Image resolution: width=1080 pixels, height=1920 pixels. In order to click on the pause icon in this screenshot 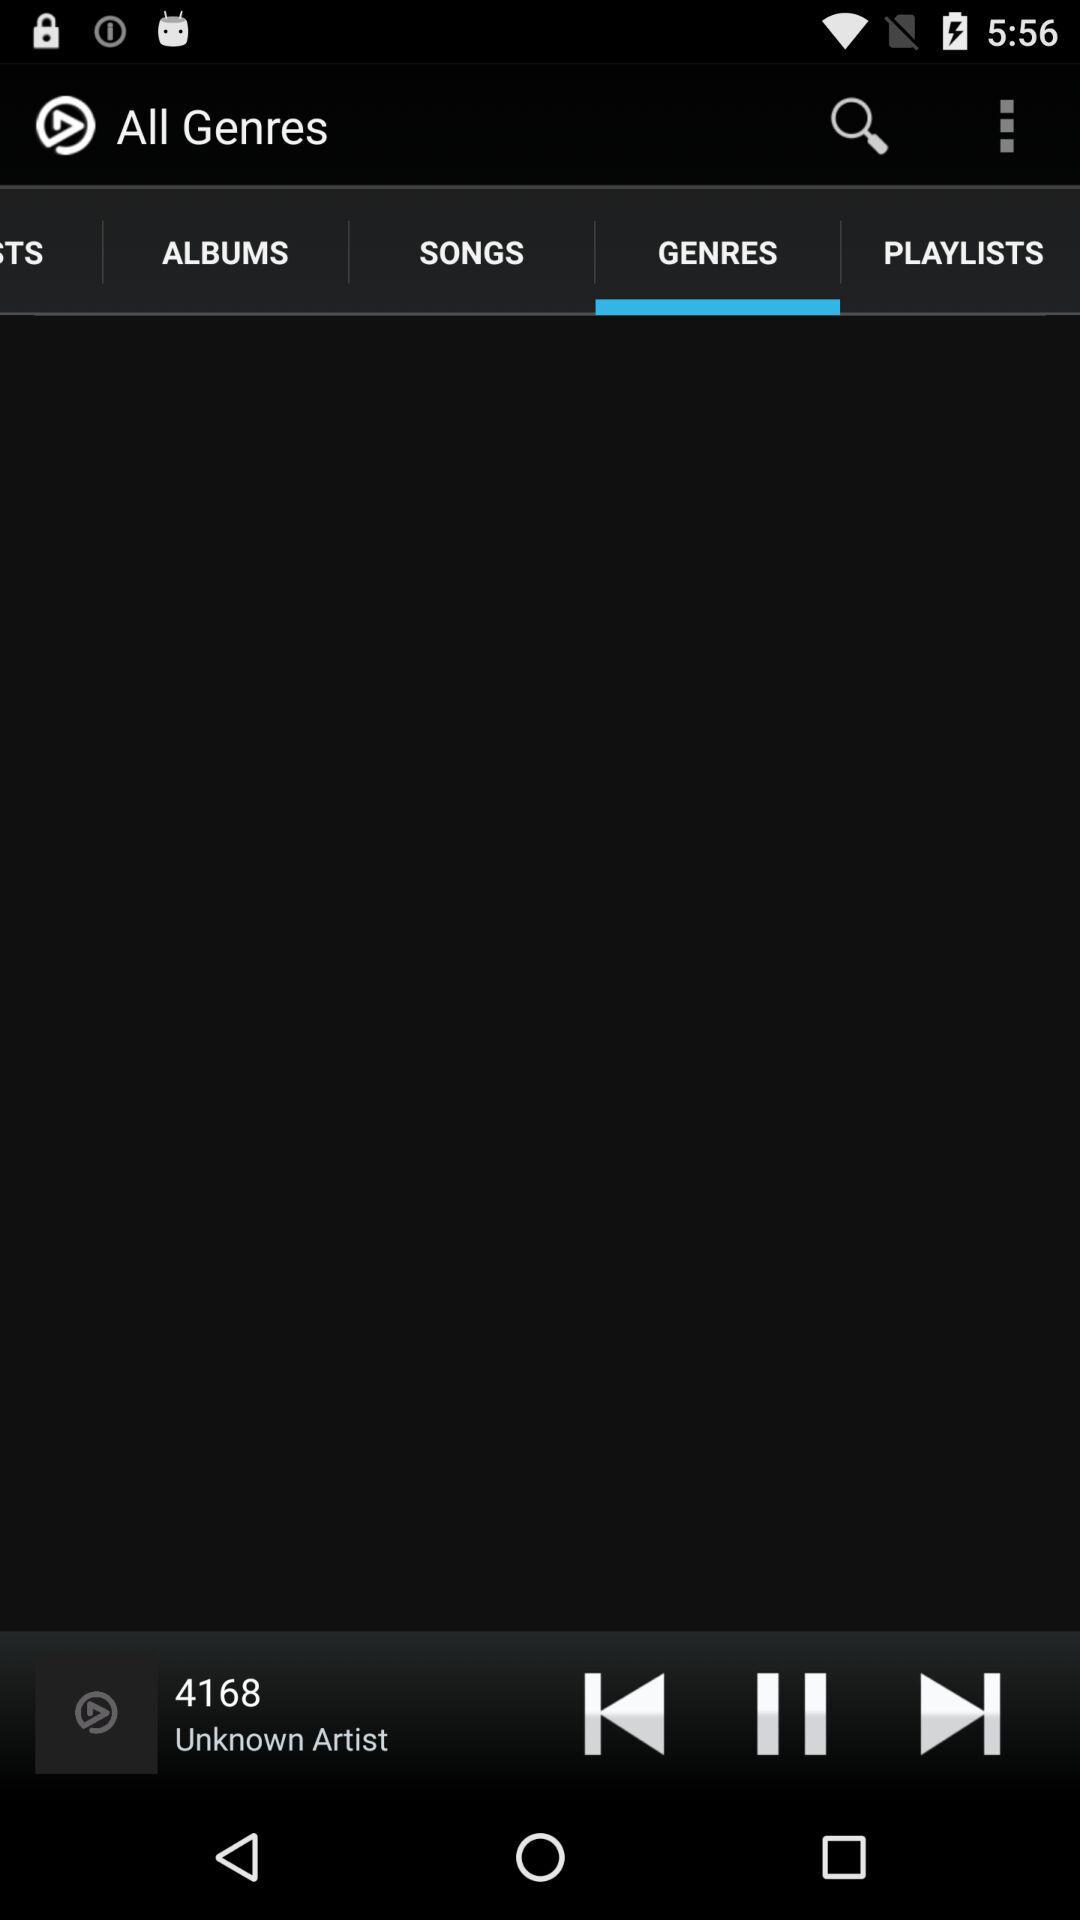, I will do `click(790, 1832)`.